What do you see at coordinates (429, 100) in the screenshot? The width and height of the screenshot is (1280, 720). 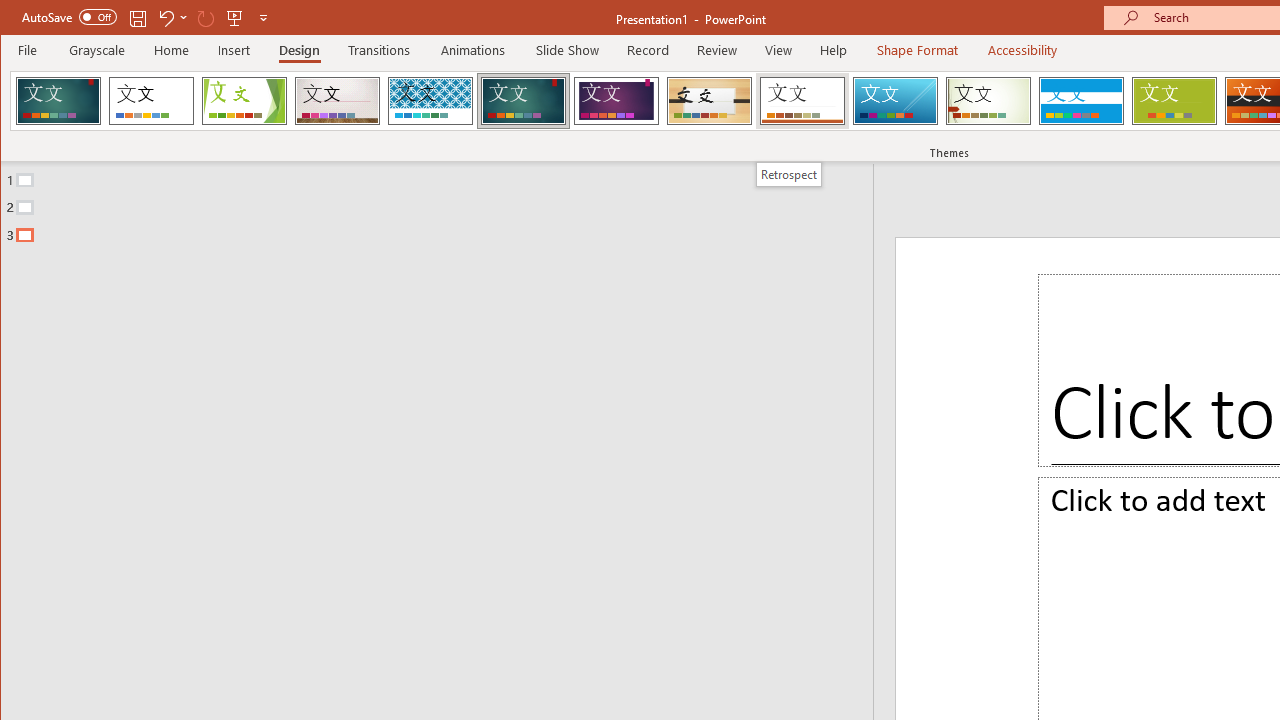 I see `'Integral'` at bounding box center [429, 100].